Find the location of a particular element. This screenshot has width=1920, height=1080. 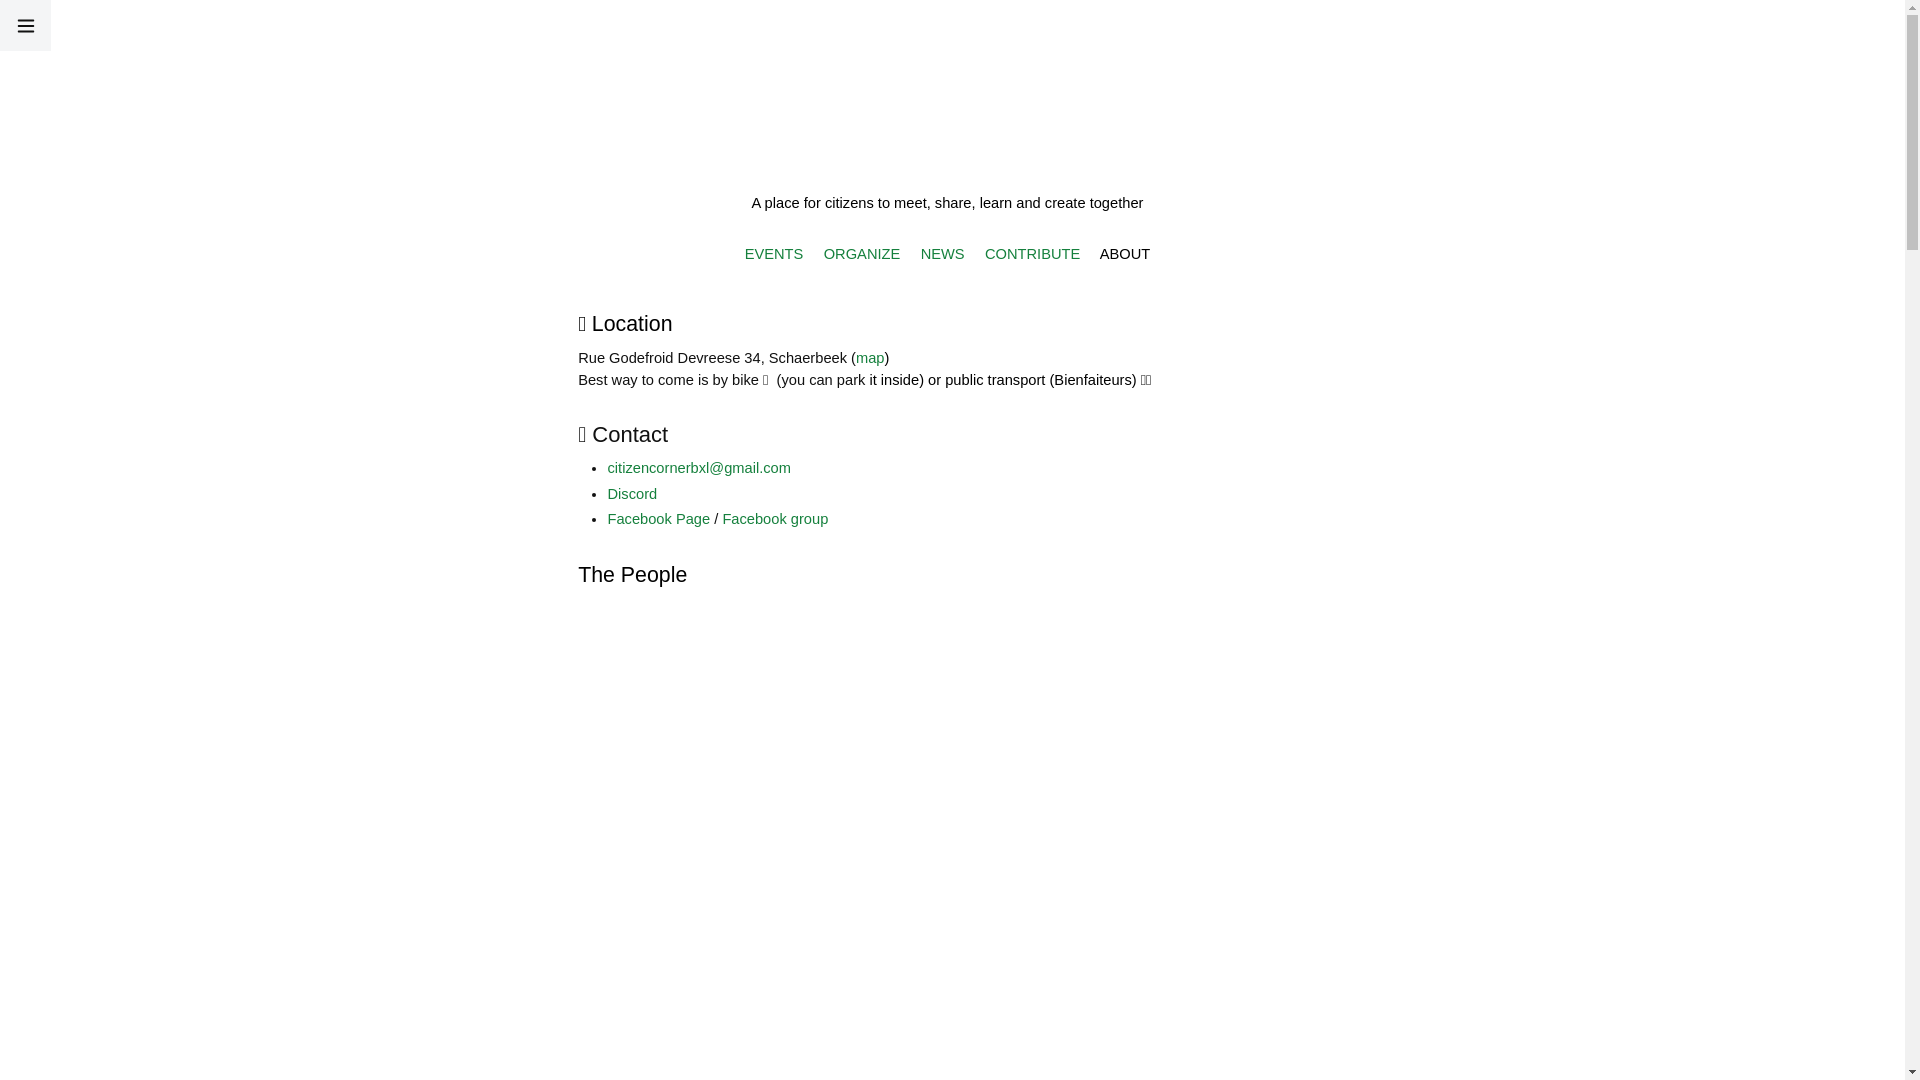

'map' is located at coordinates (870, 357).